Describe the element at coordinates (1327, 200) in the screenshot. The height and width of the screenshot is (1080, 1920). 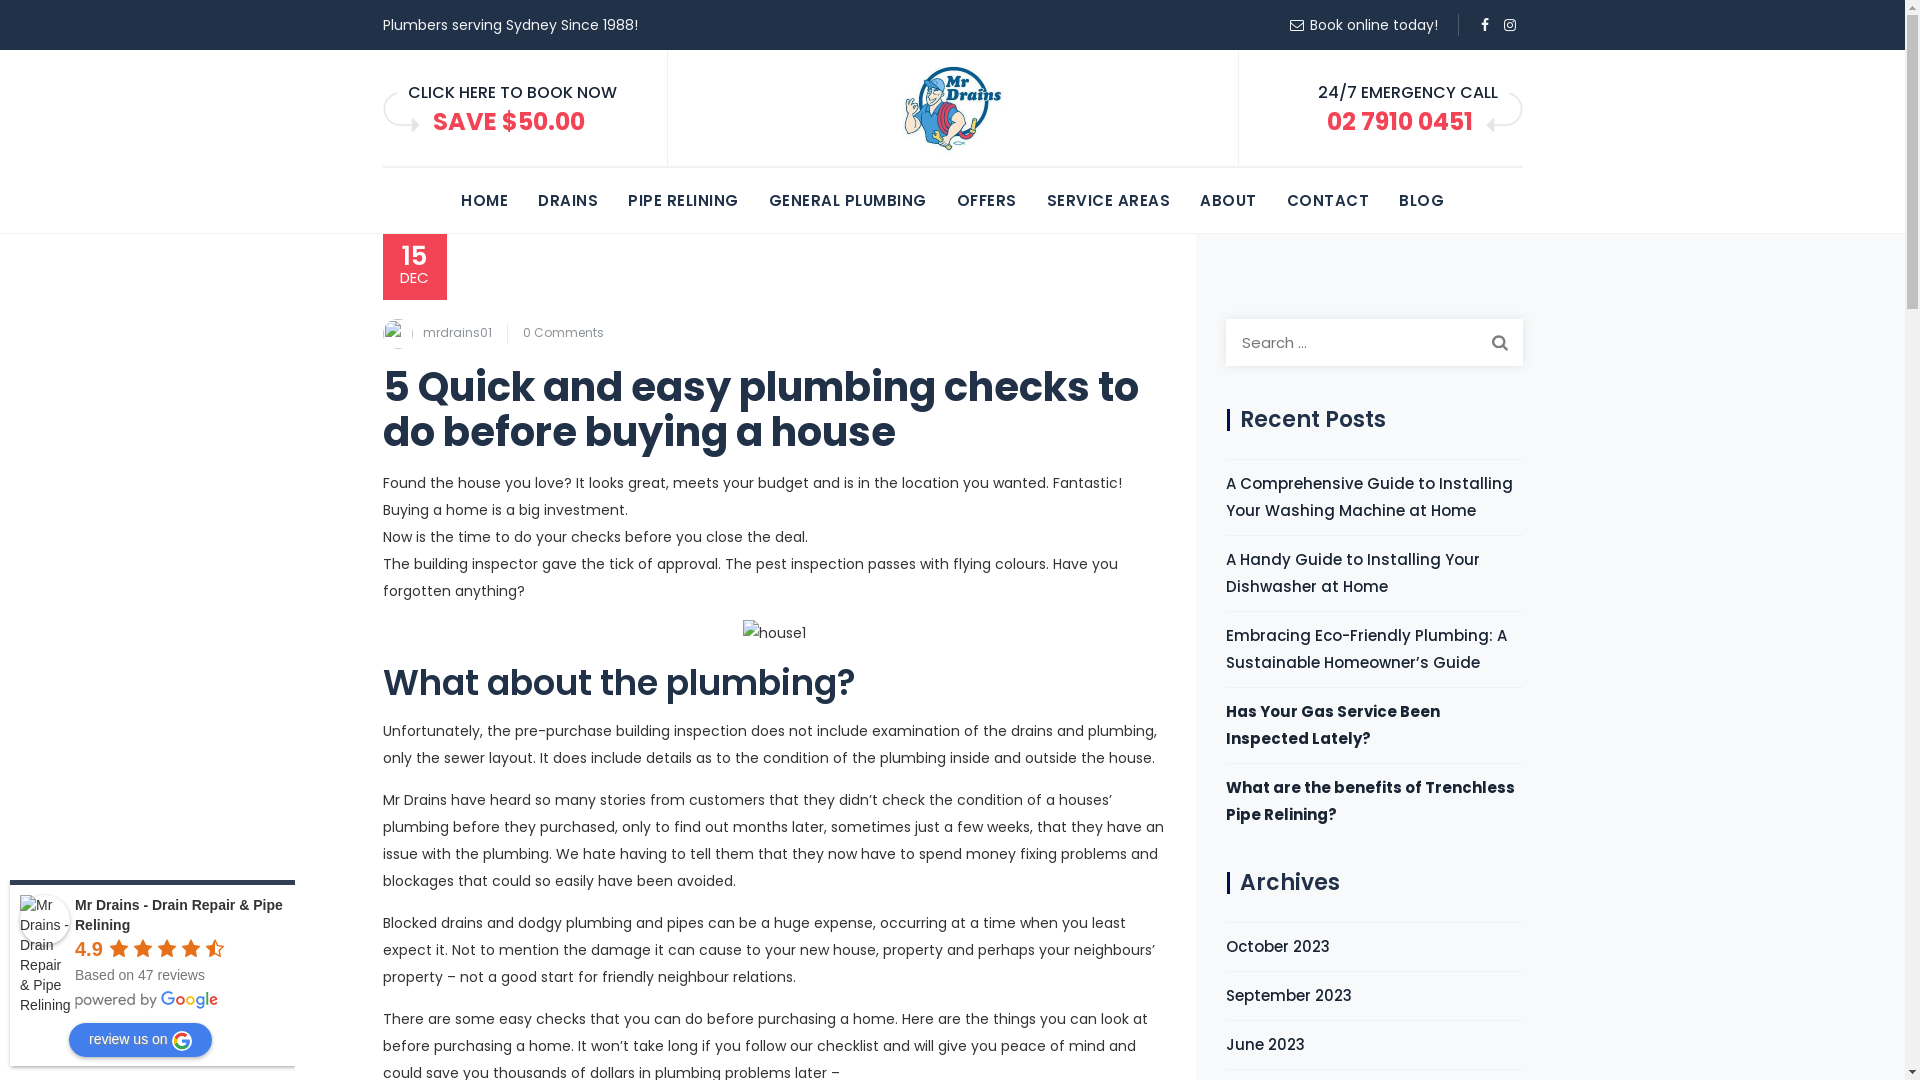
I see `'CONTACT'` at that location.